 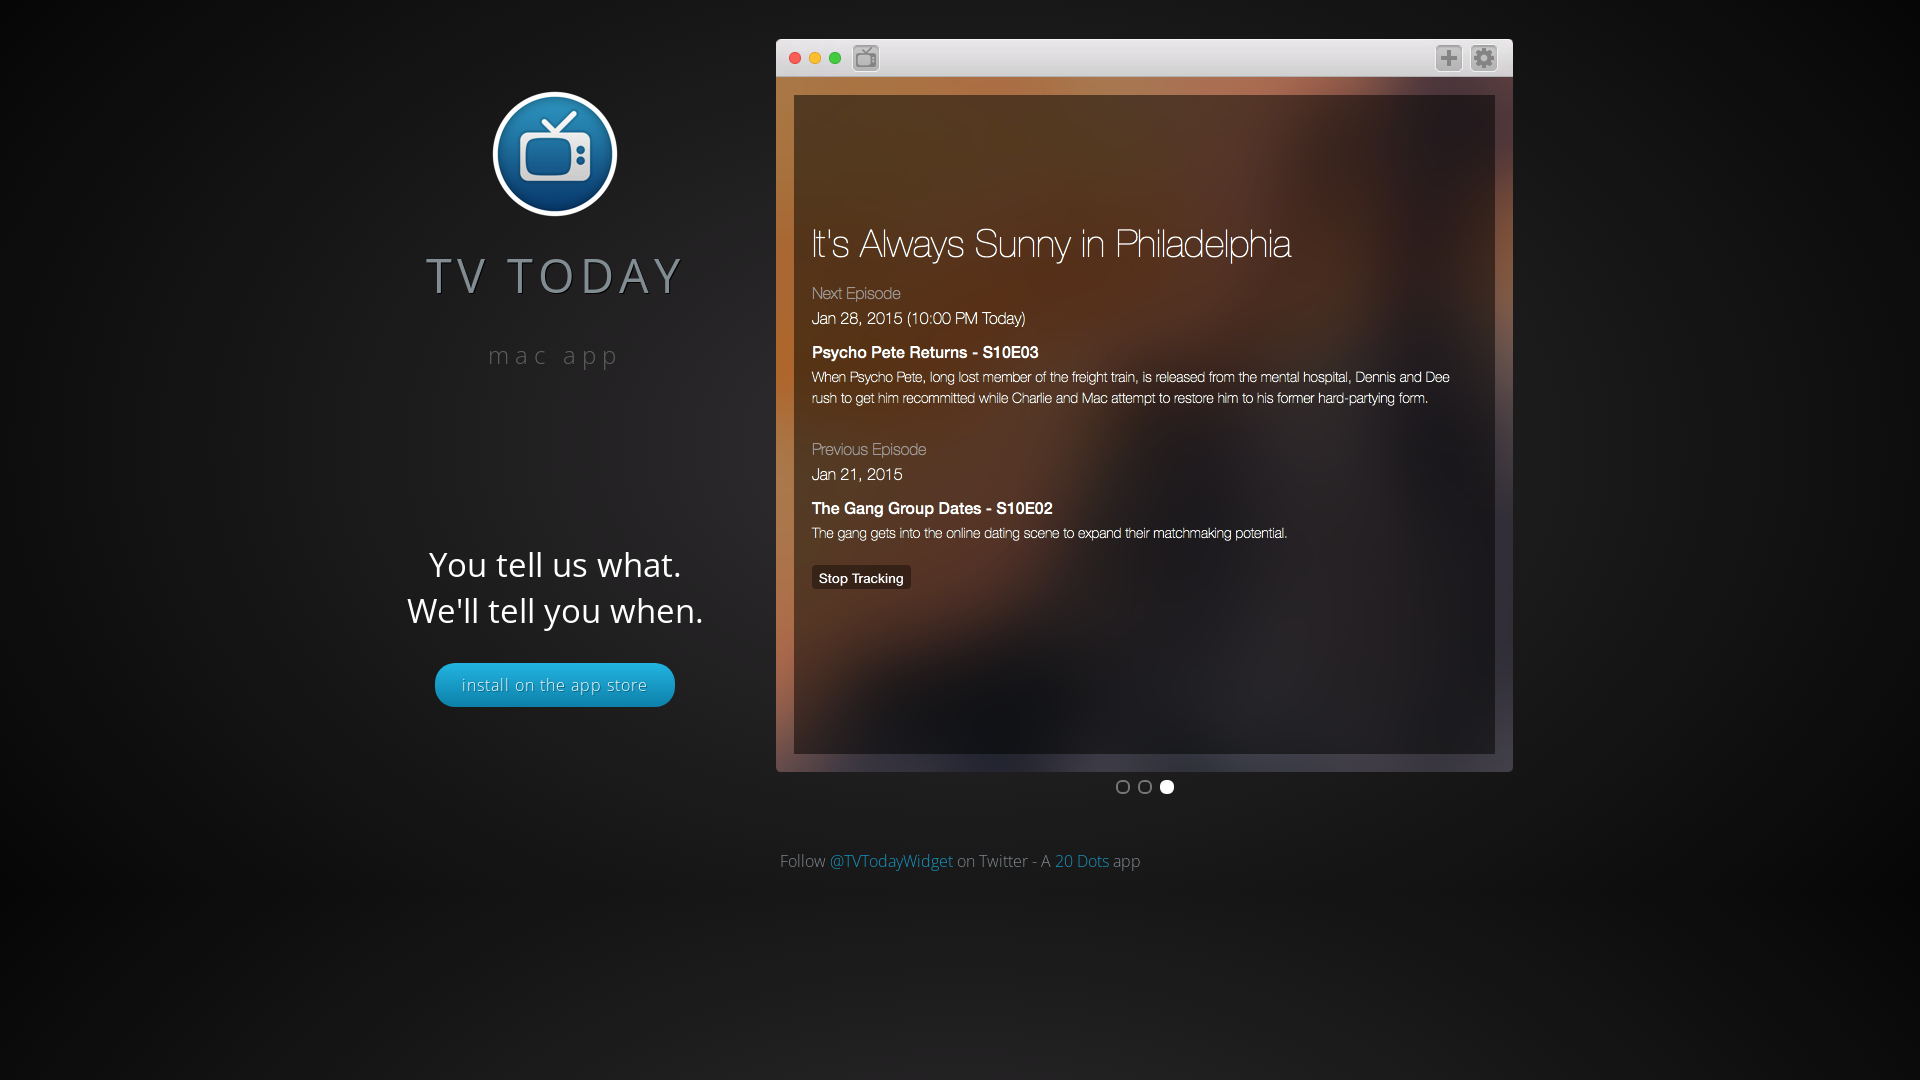 I want to click on '20 Dots', so click(x=1079, y=859).